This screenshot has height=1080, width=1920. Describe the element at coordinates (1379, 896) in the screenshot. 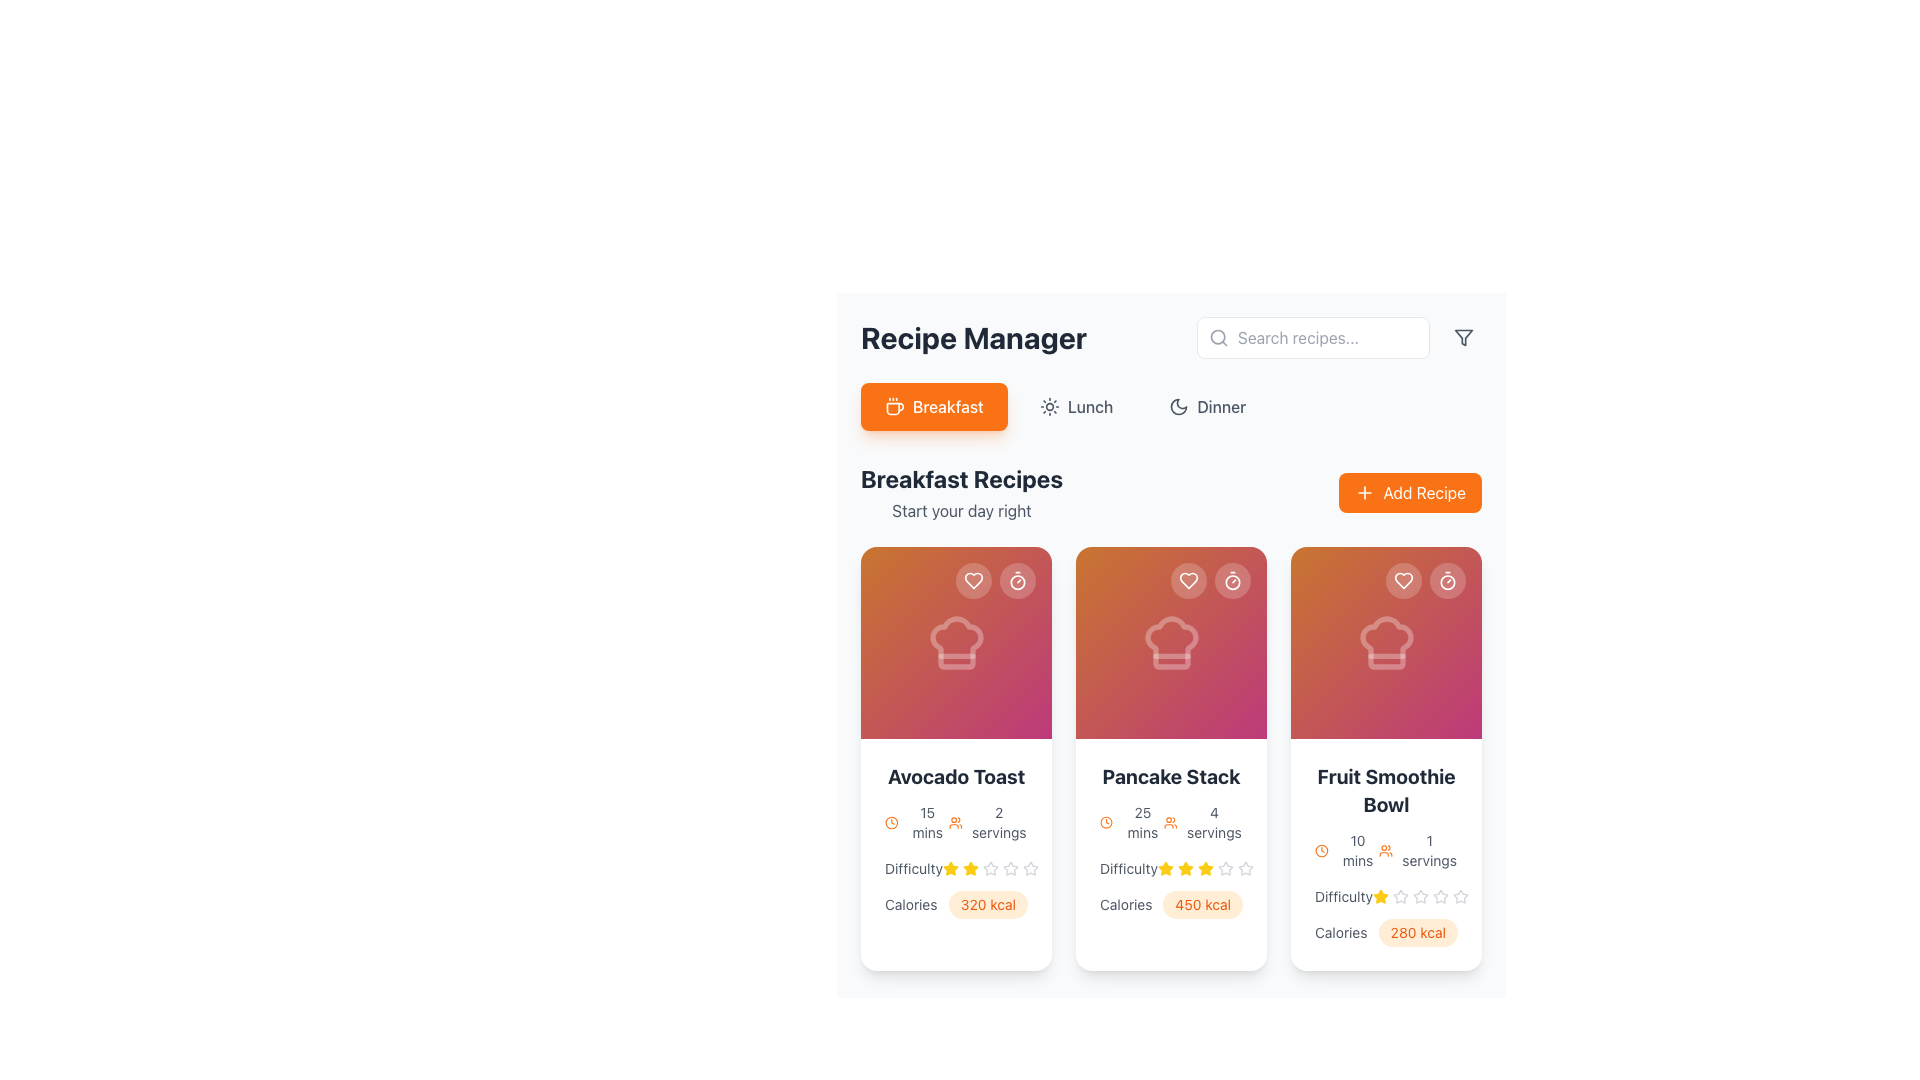

I see `the filled star icon indicating a rating level for the 'Fruit Smoothie Bowl' recipe, which represents one star worth of difficulty` at that location.